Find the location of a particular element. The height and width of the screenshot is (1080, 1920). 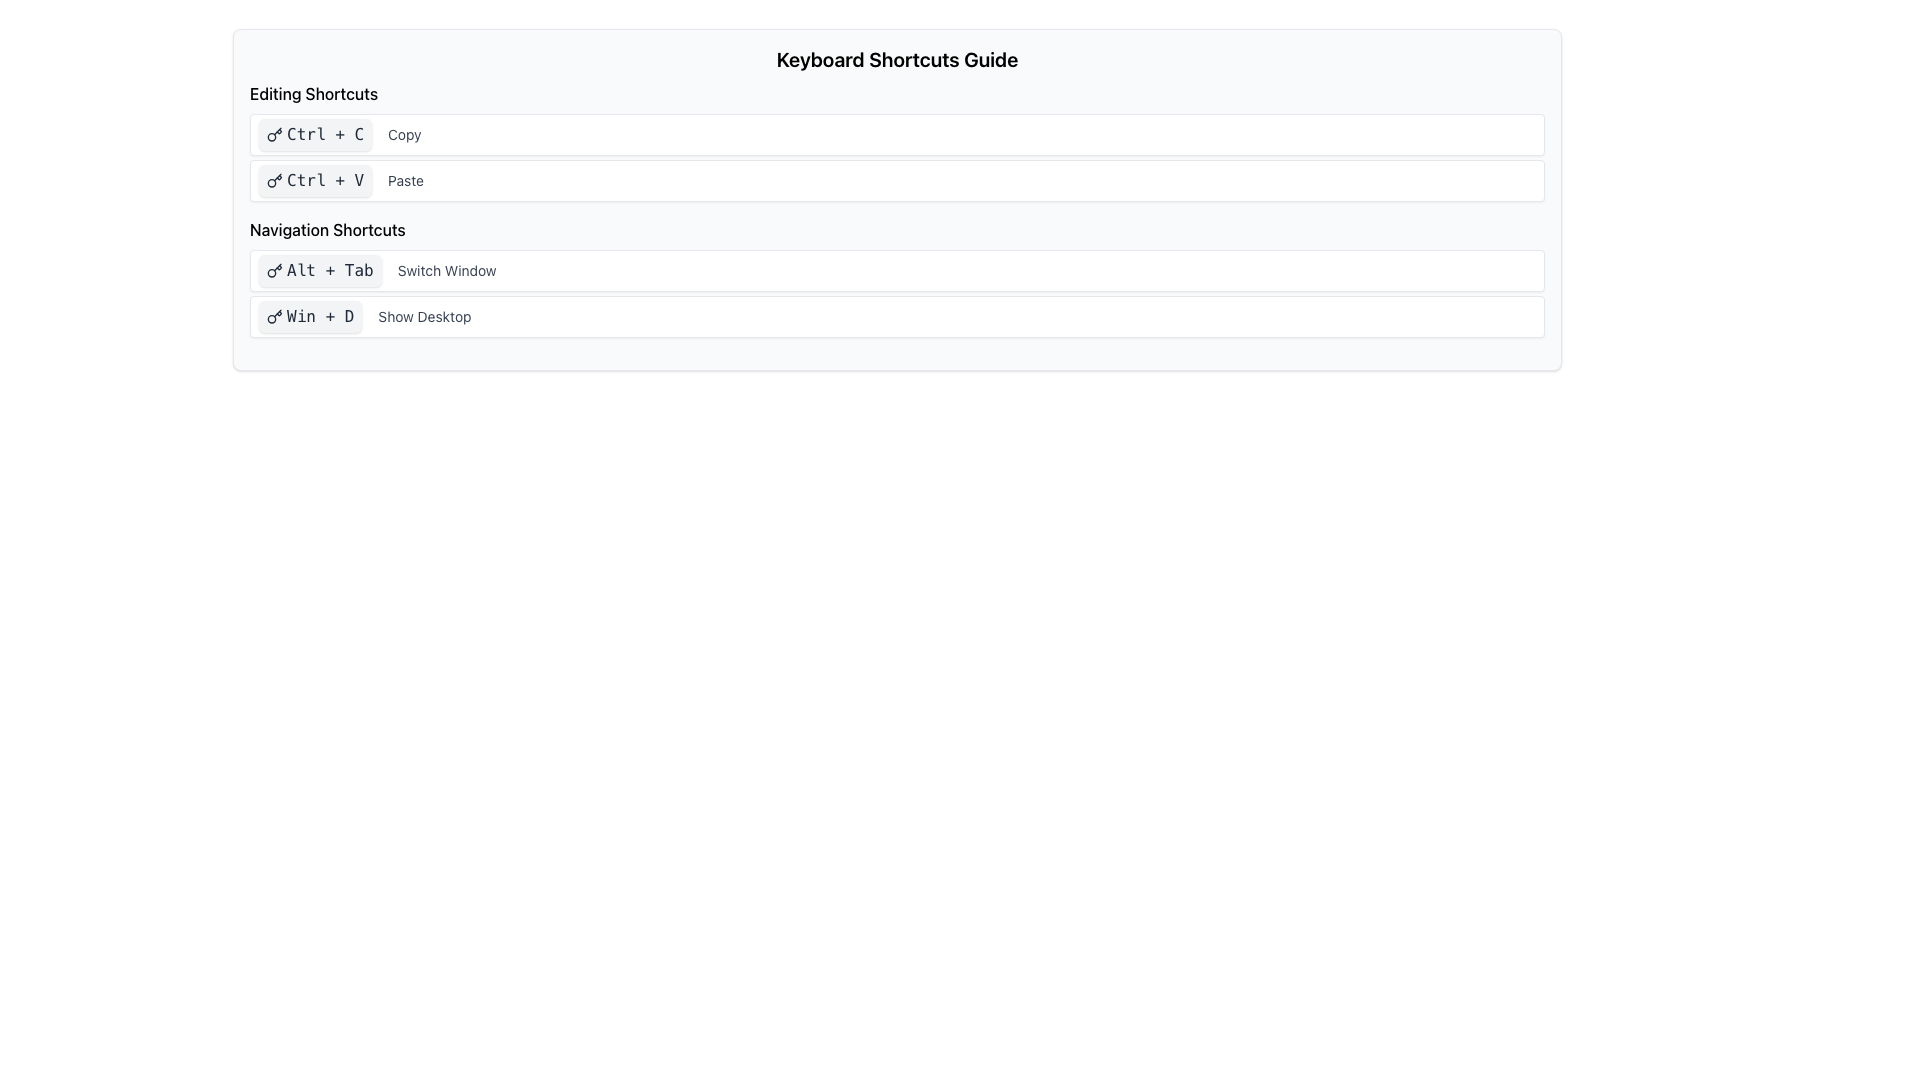

the text label that indicates the 'Paste' operation for the shortcut key combination 'Ctrl + V' under 'Editing Shortcuts' is located at coordinates (404, 181).